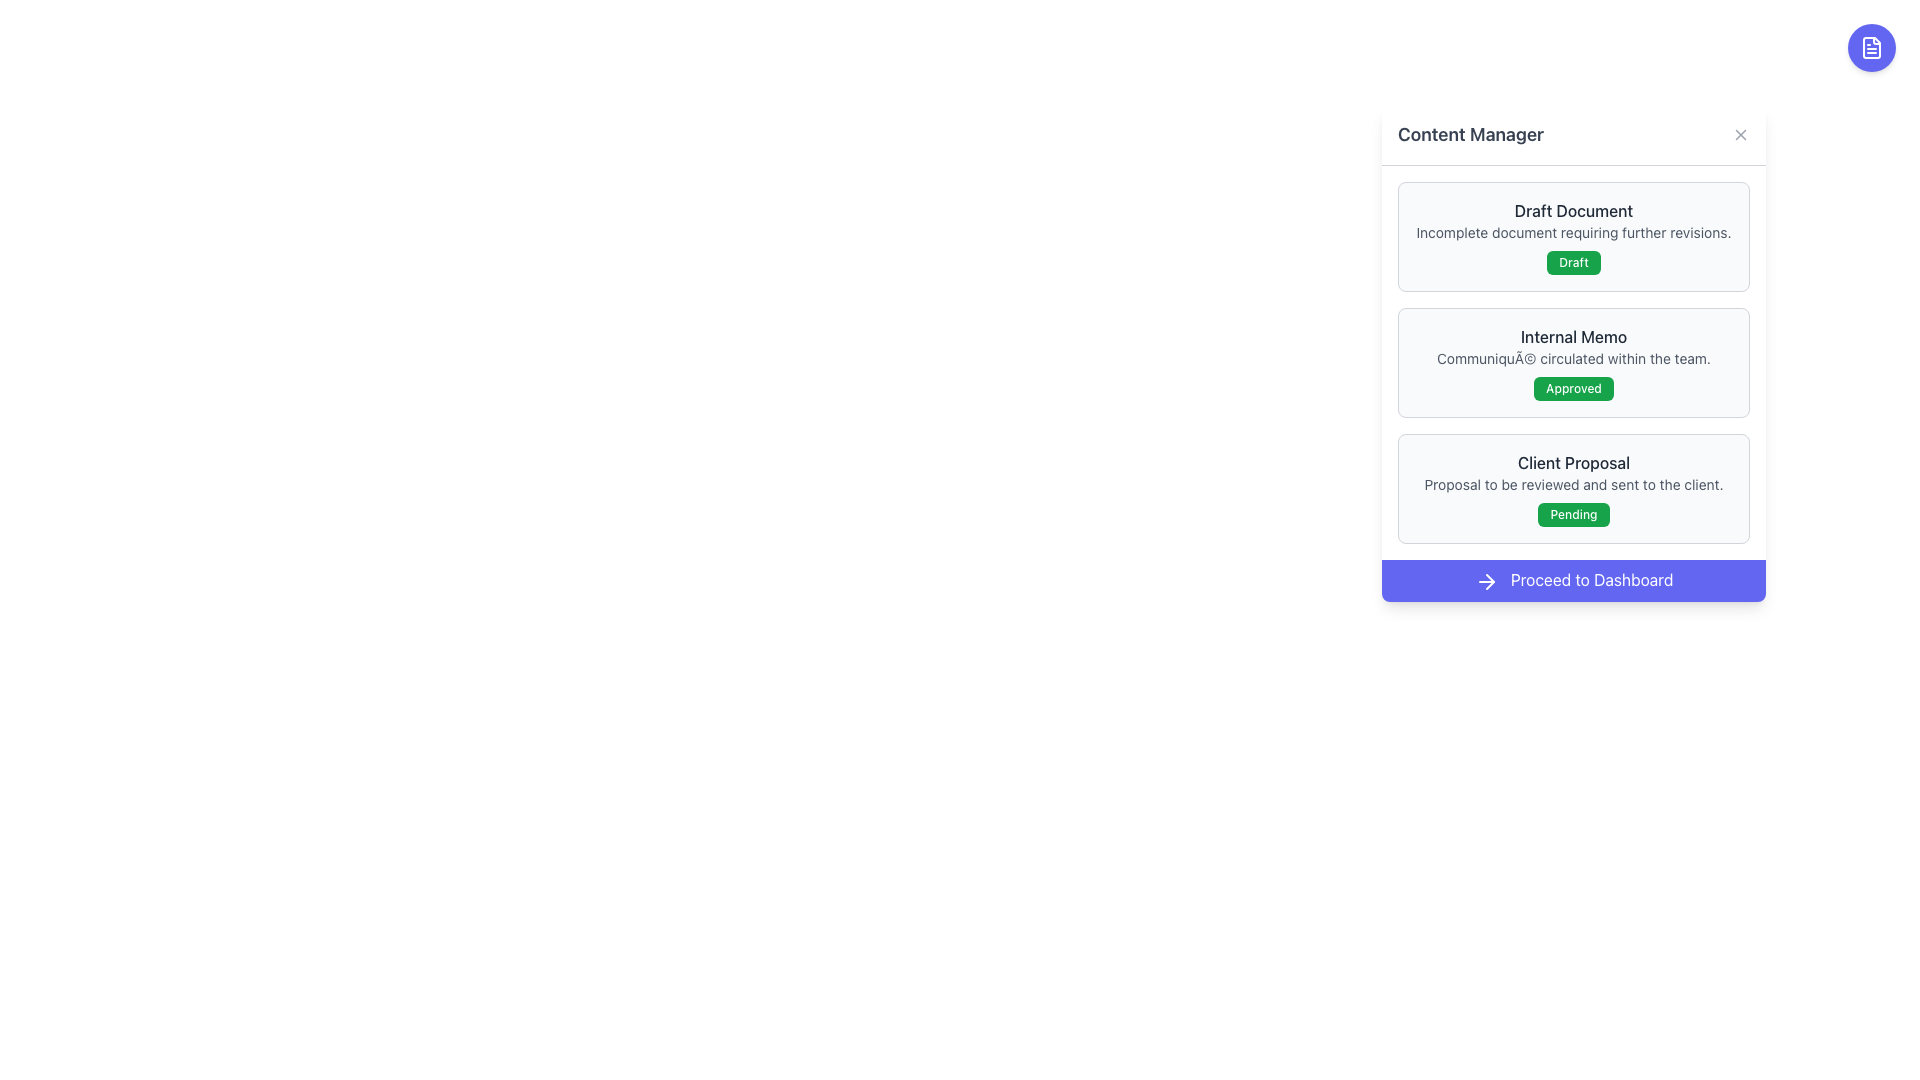 This screenshot has height=1080, width=1920. What do you see at coordinates (1573, 211) in the screenshot?
I see `the static text displaying the title 'Draft Document' located at the top of the first content card in the panel` at bounding box center [1573, 211].